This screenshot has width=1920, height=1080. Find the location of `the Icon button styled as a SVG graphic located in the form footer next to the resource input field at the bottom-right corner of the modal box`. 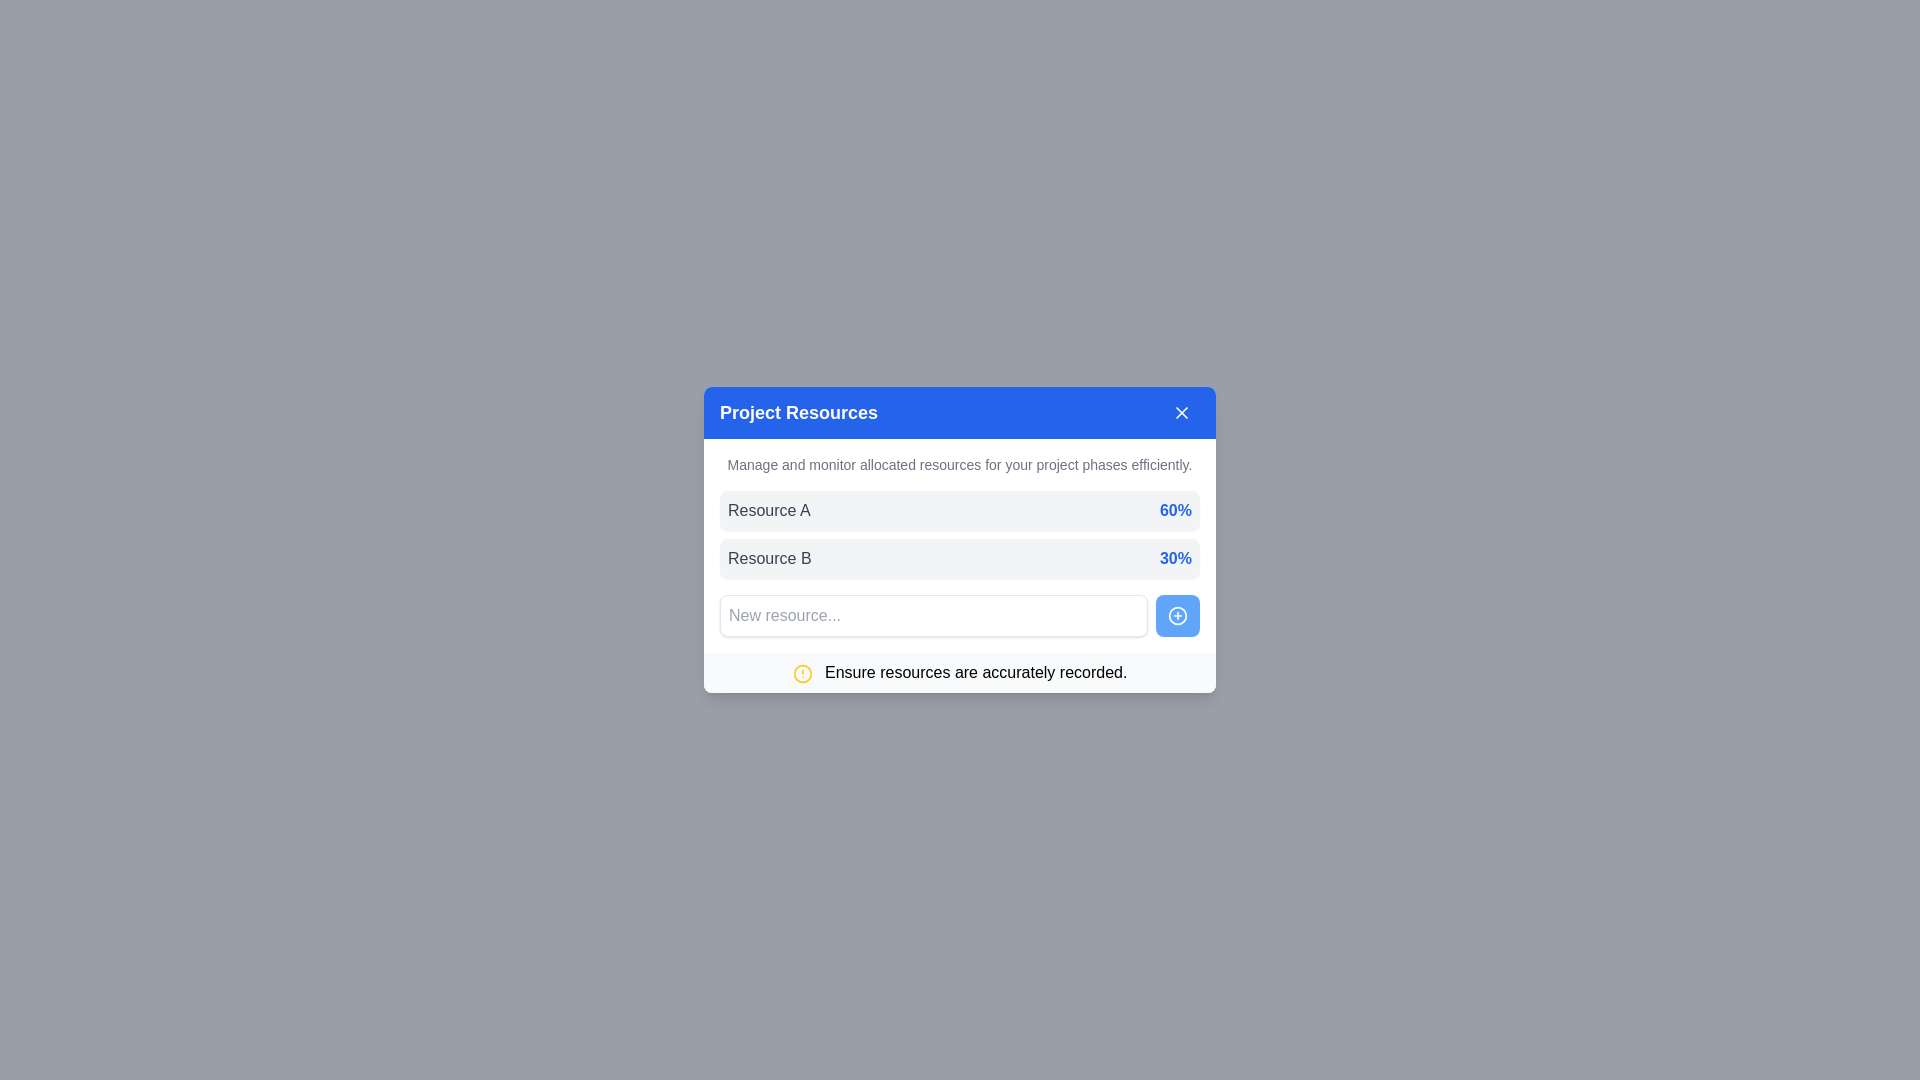

the Icon button styled as a SVG graphic located in the form footer next to the resource input field at the bottom-right corner of the modal box is located at coordinates (1177, 615).